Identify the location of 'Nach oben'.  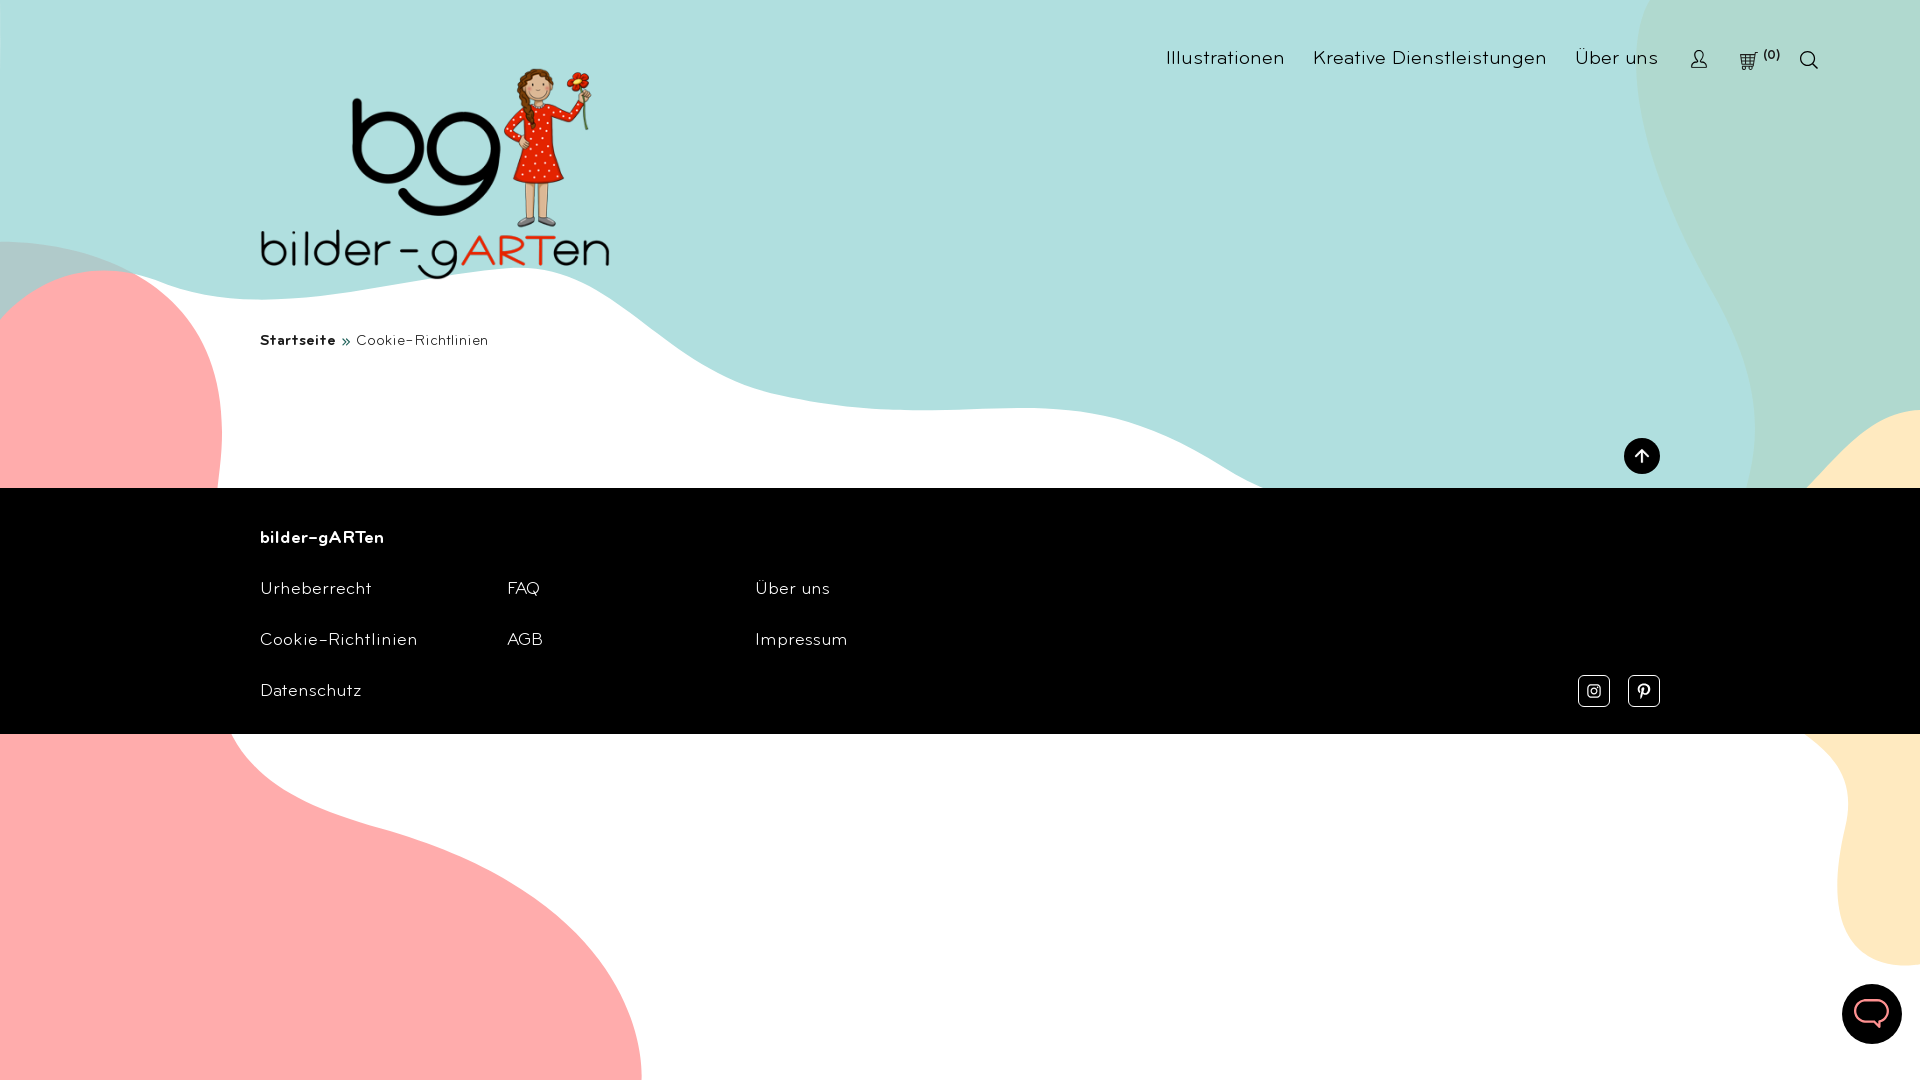
(1641, 455).